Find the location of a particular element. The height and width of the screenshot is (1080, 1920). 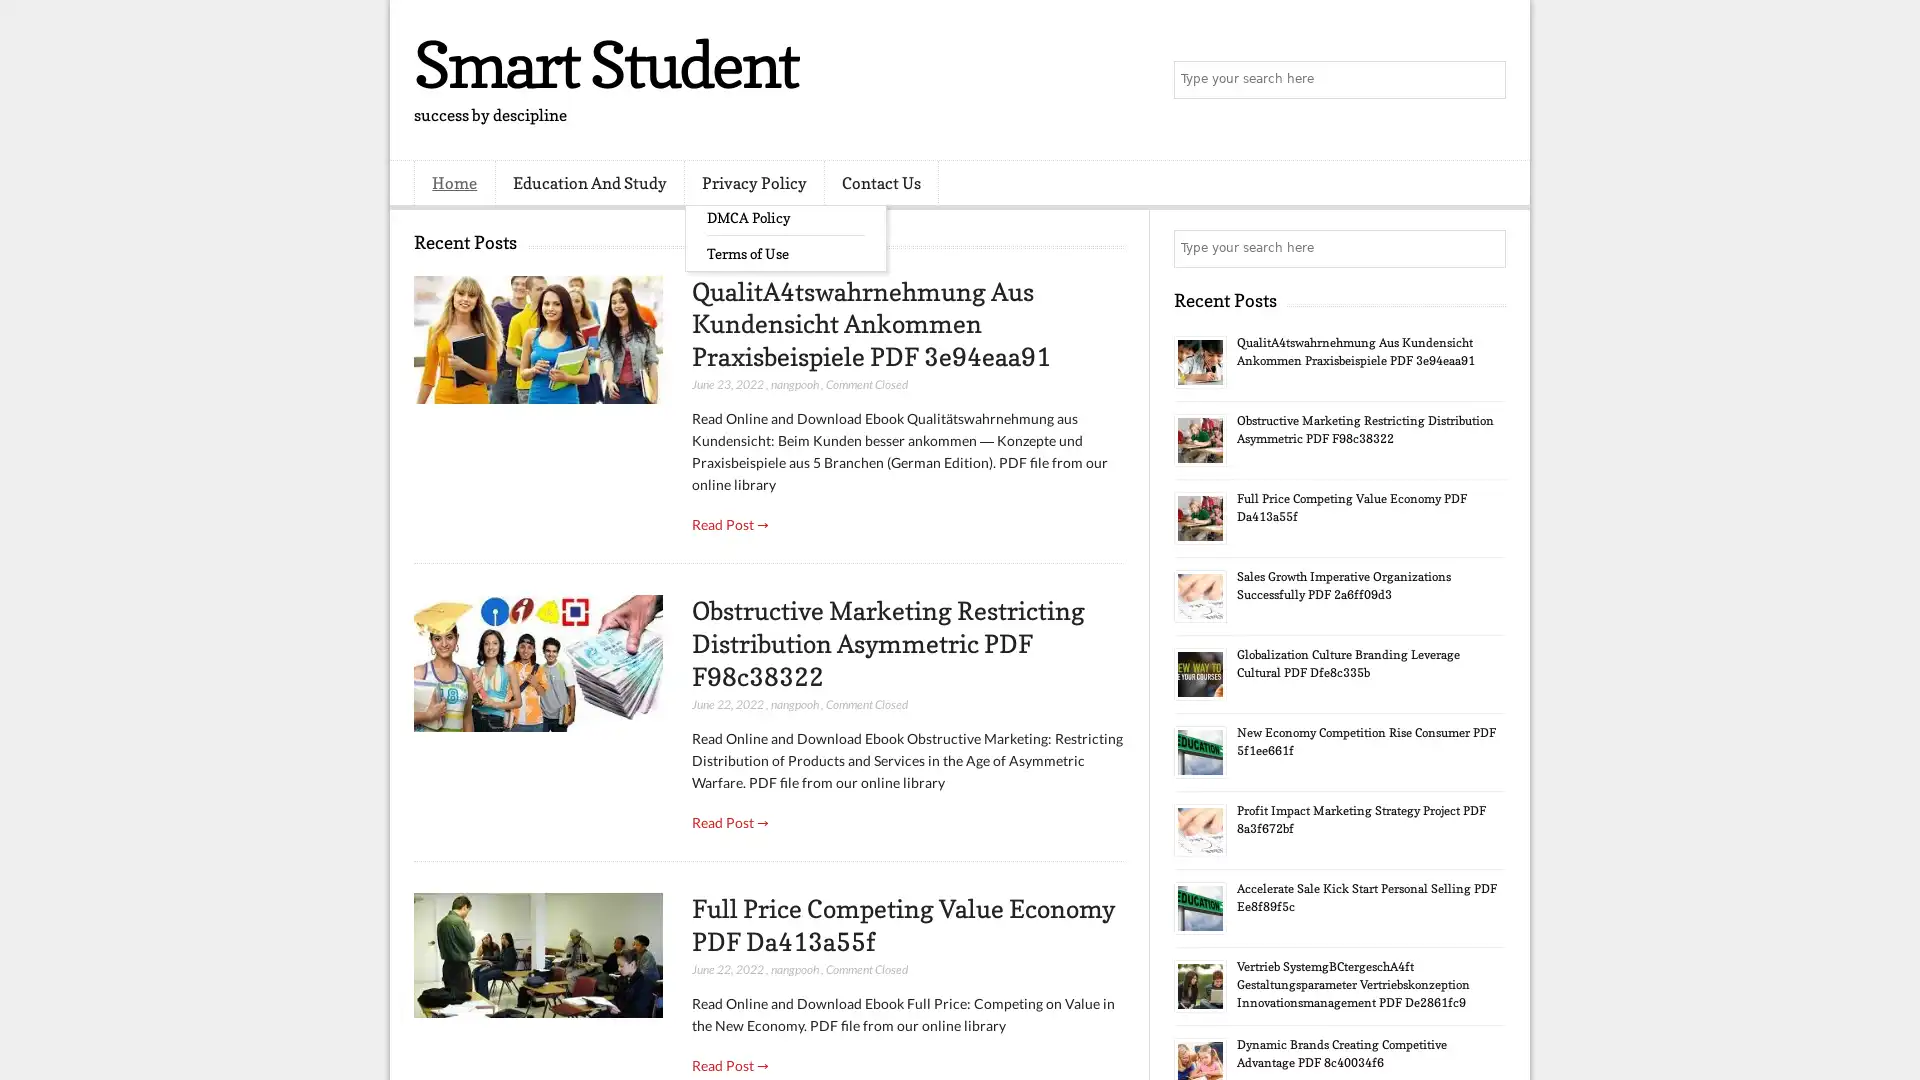

Search is located at coordinates (1485, 80).